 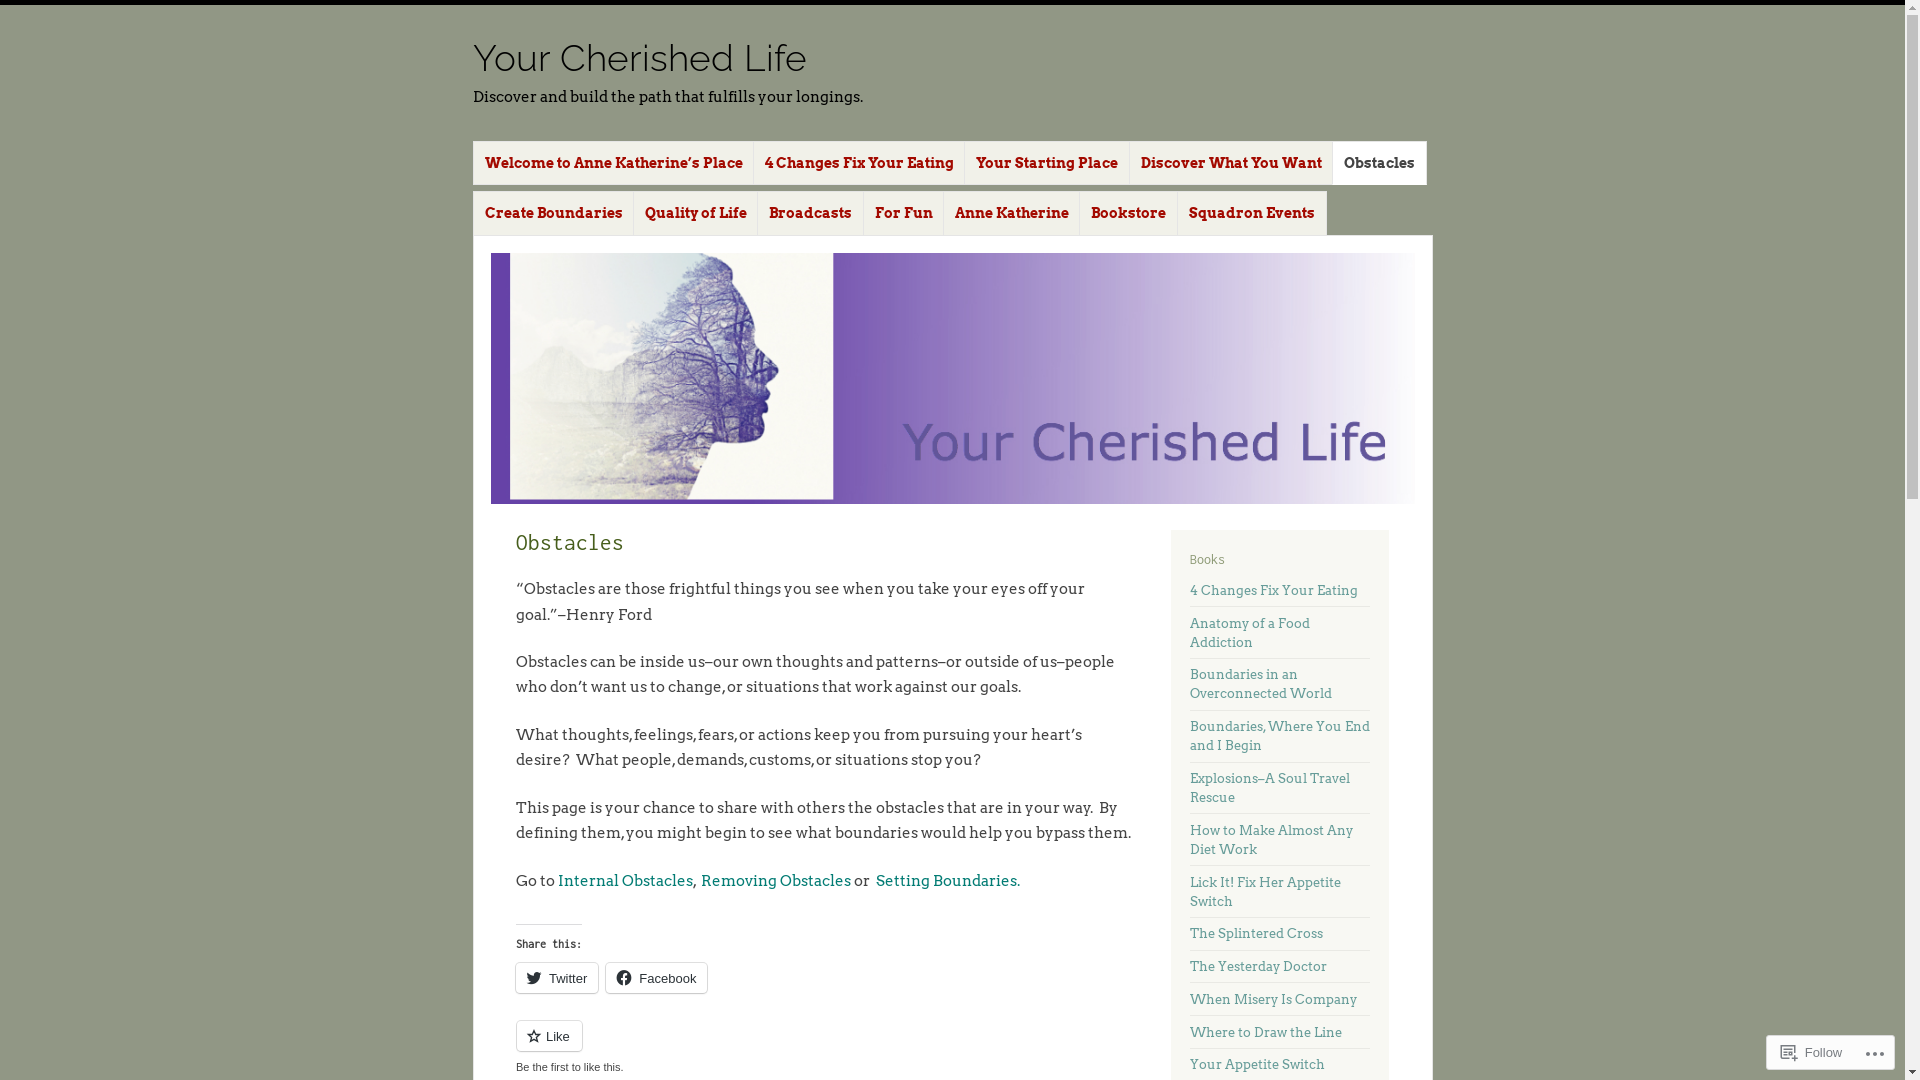 What do you see at coordinates (604, 977) in the screenshot?
I see `'Facebook'` at bounding box center [604, 977].